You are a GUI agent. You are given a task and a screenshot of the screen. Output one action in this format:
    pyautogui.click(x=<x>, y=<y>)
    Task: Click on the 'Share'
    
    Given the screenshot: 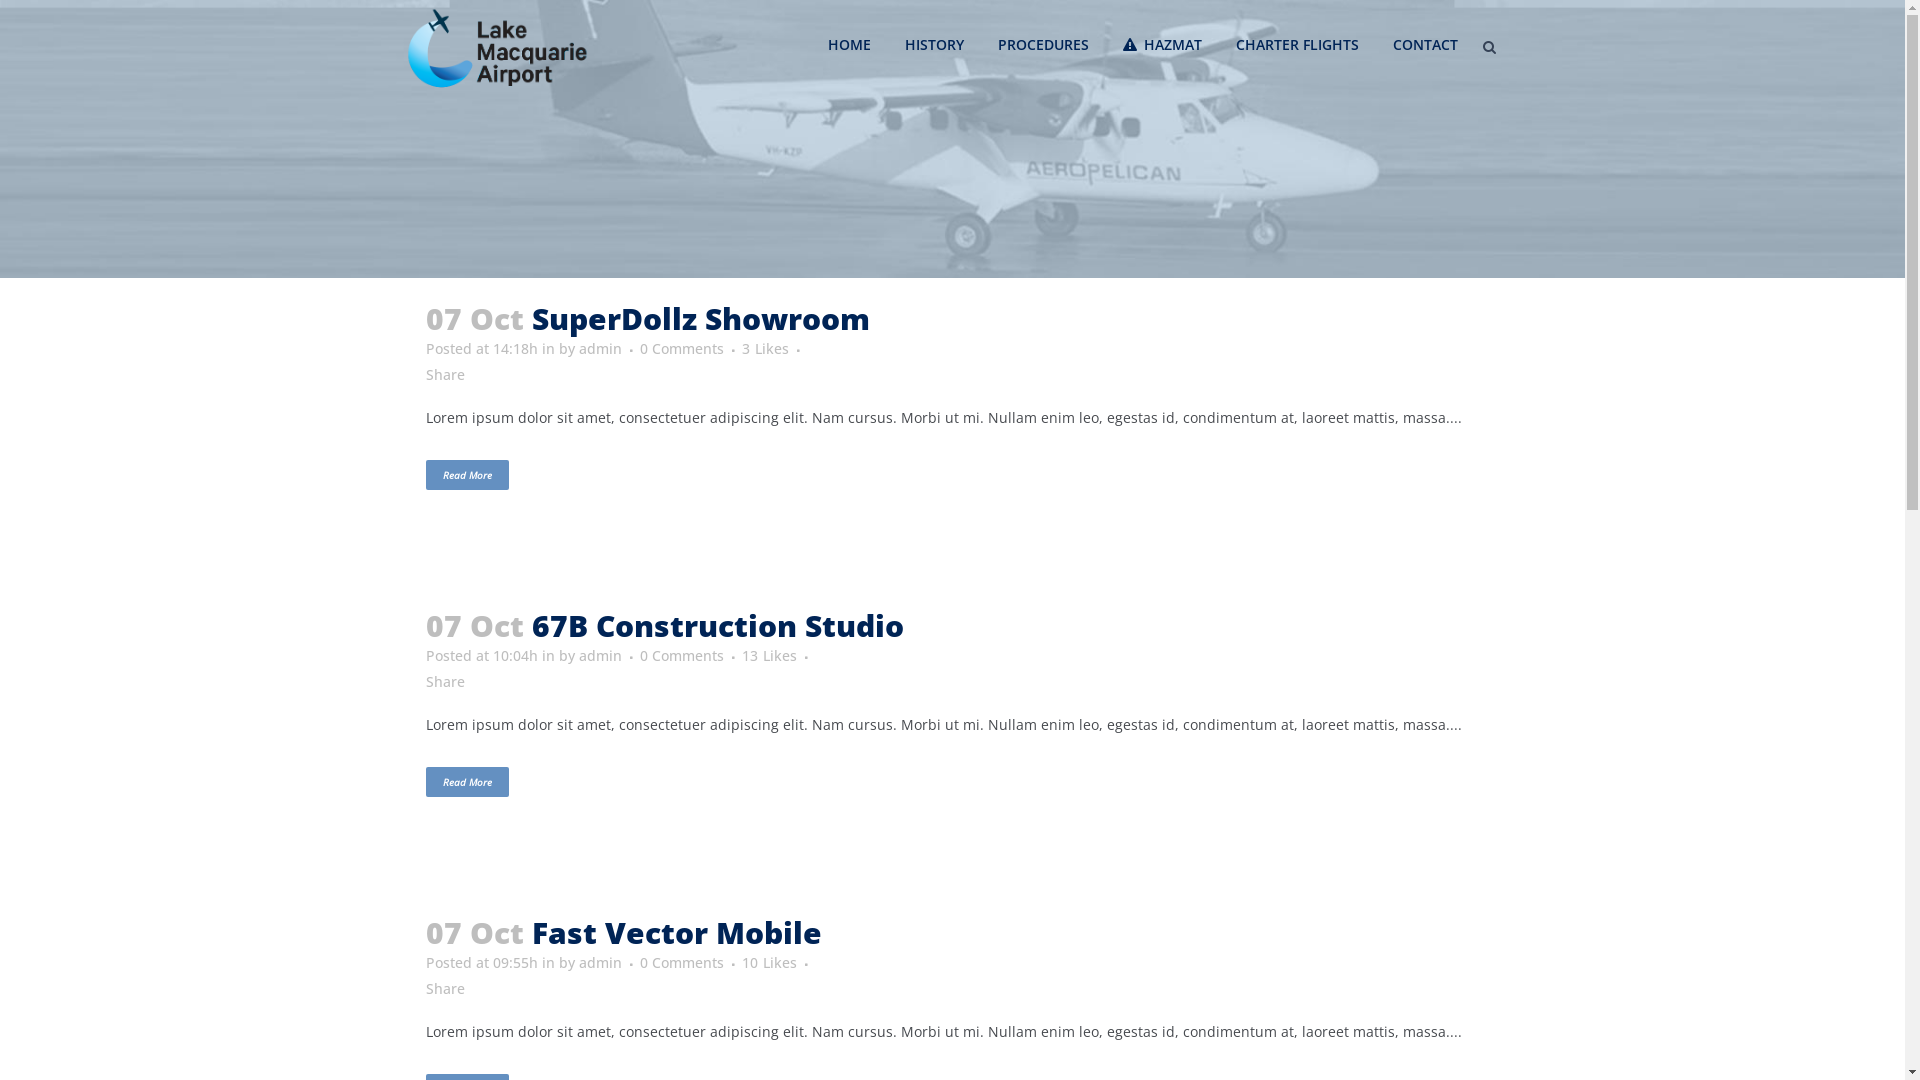 What is the action you would take?
    pyautogui.click(x=444, y=987)
    